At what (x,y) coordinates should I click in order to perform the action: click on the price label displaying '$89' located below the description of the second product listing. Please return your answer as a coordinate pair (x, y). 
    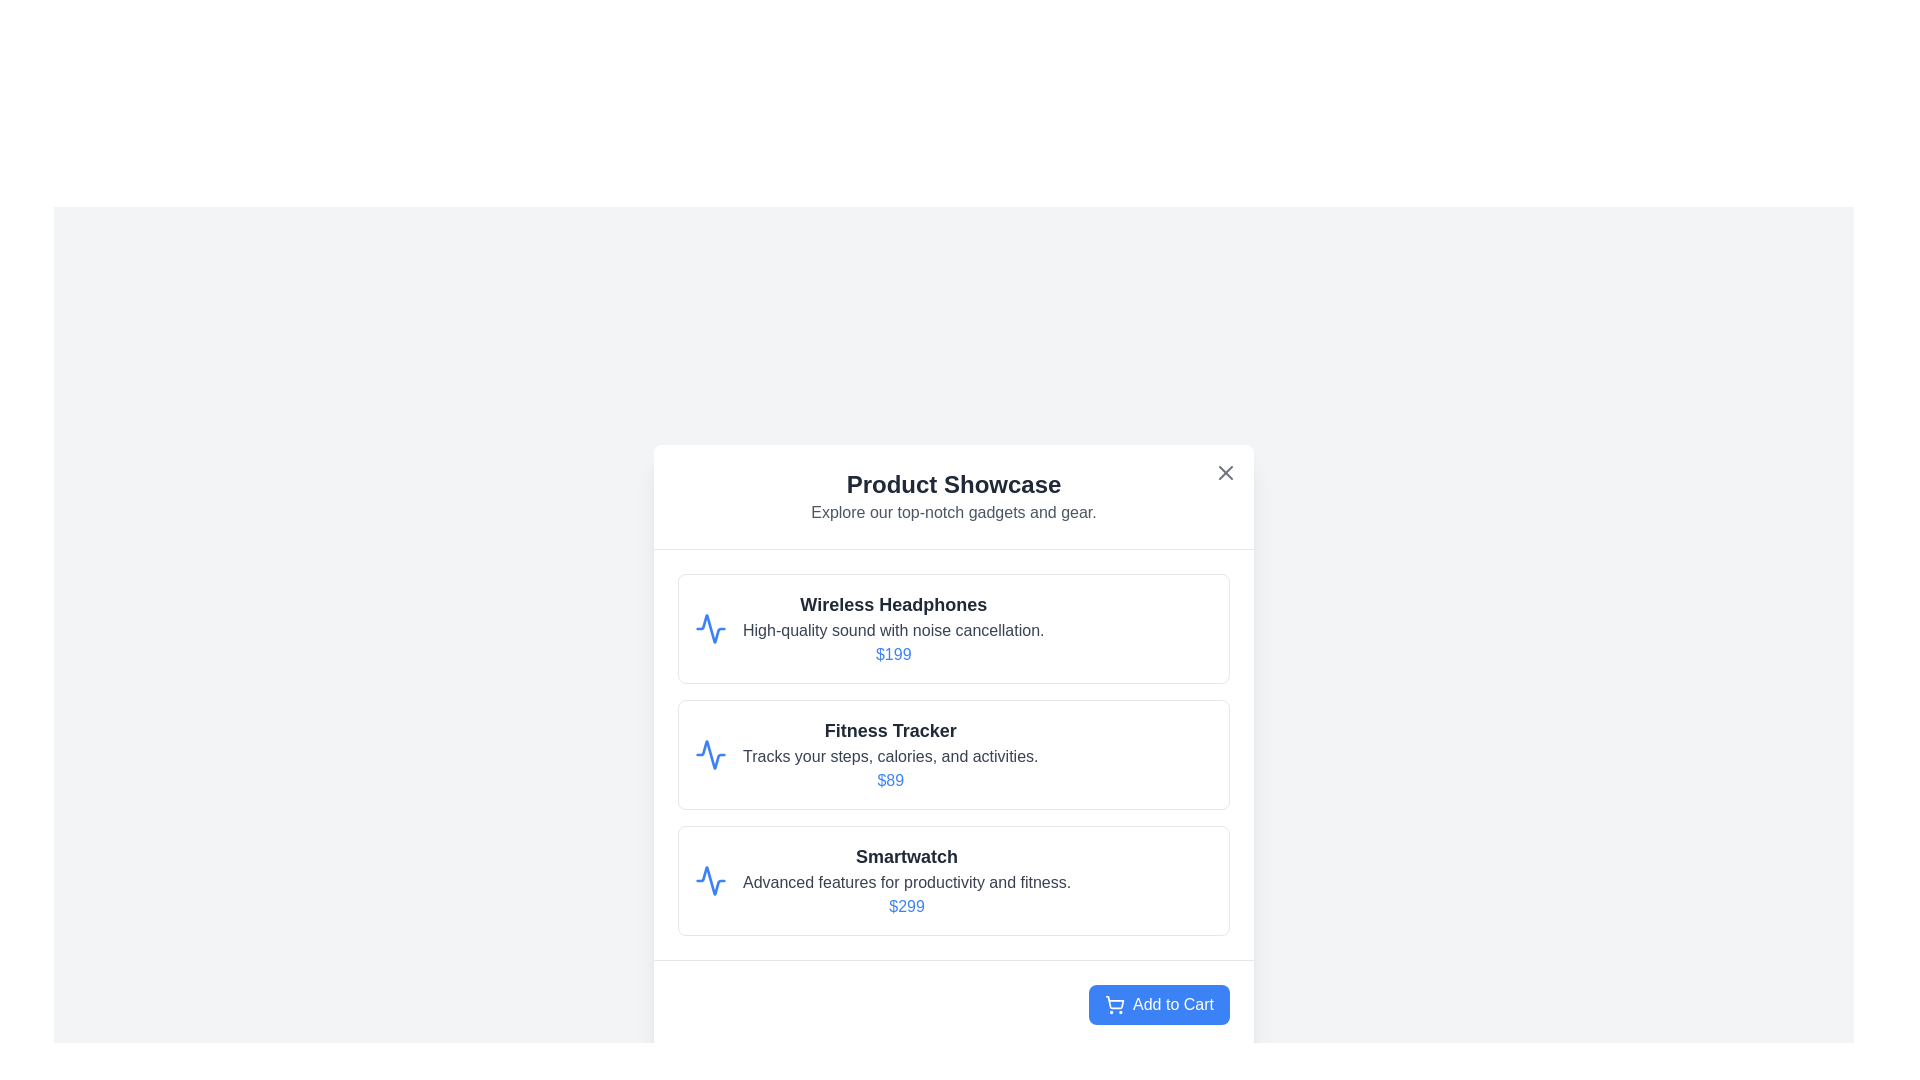
    Looking at the image, I should click on (889, 779).